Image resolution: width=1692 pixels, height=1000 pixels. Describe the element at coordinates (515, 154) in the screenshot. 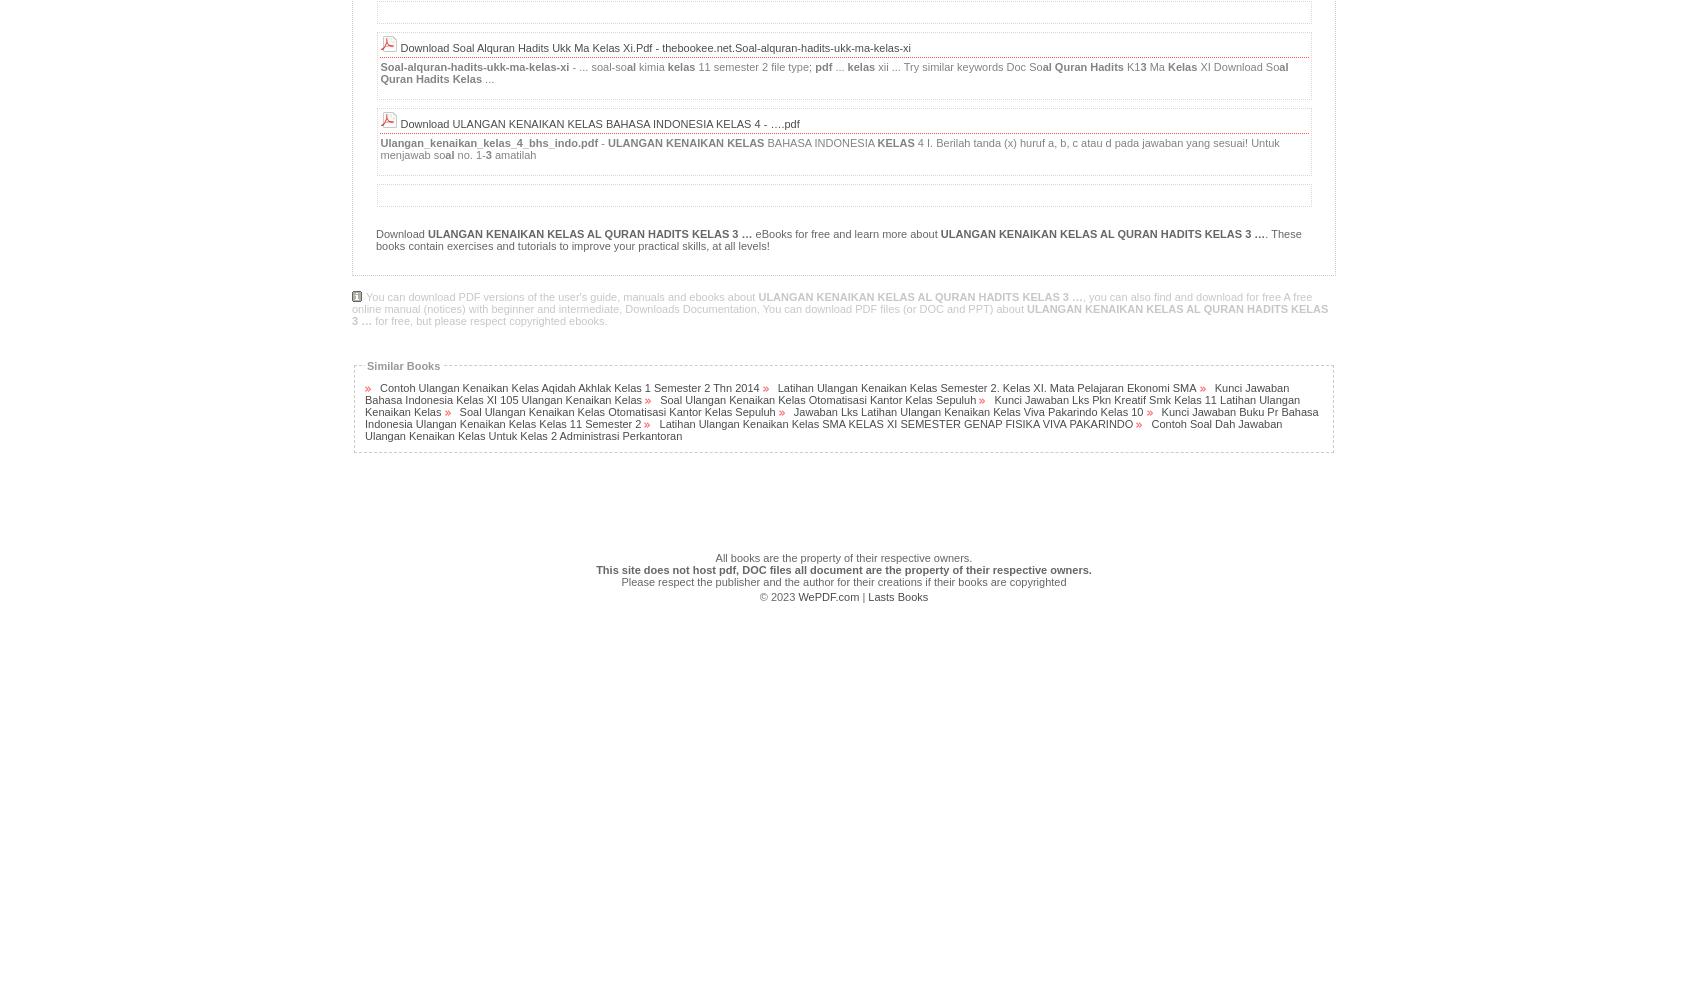

I see `'amatilah'` at that location.